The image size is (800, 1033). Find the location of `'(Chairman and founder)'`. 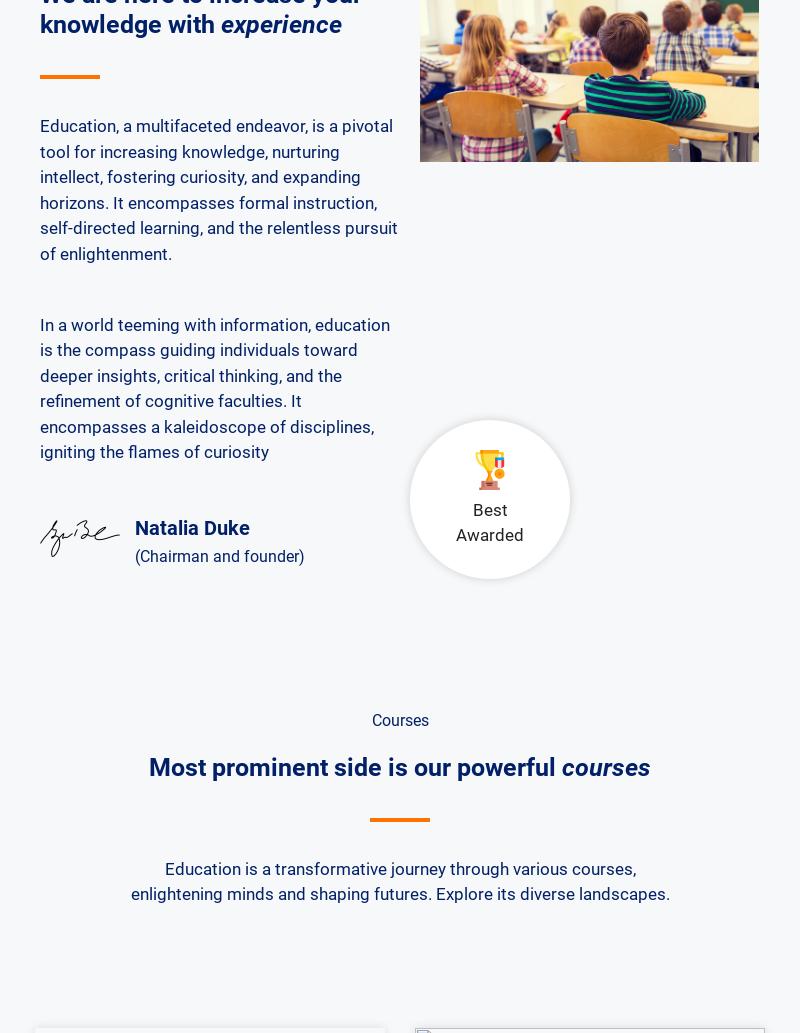

'(Chairman and founder)' is located at coordinates (218, 554).